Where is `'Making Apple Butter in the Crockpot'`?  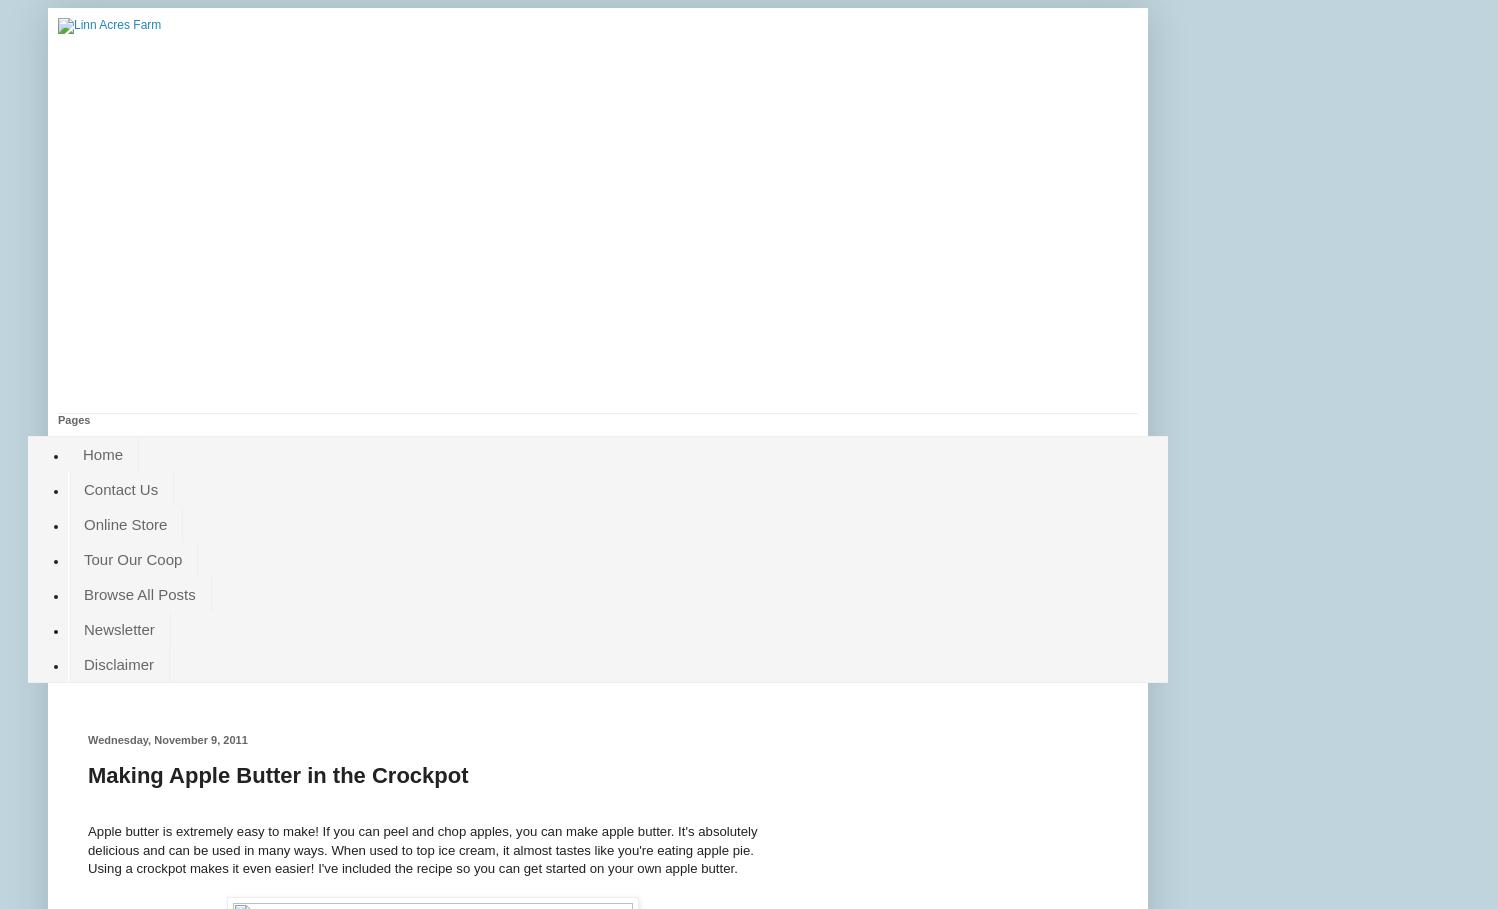
'Making Apple Butter in the Crockpot' is located at coordinates (277, 773).